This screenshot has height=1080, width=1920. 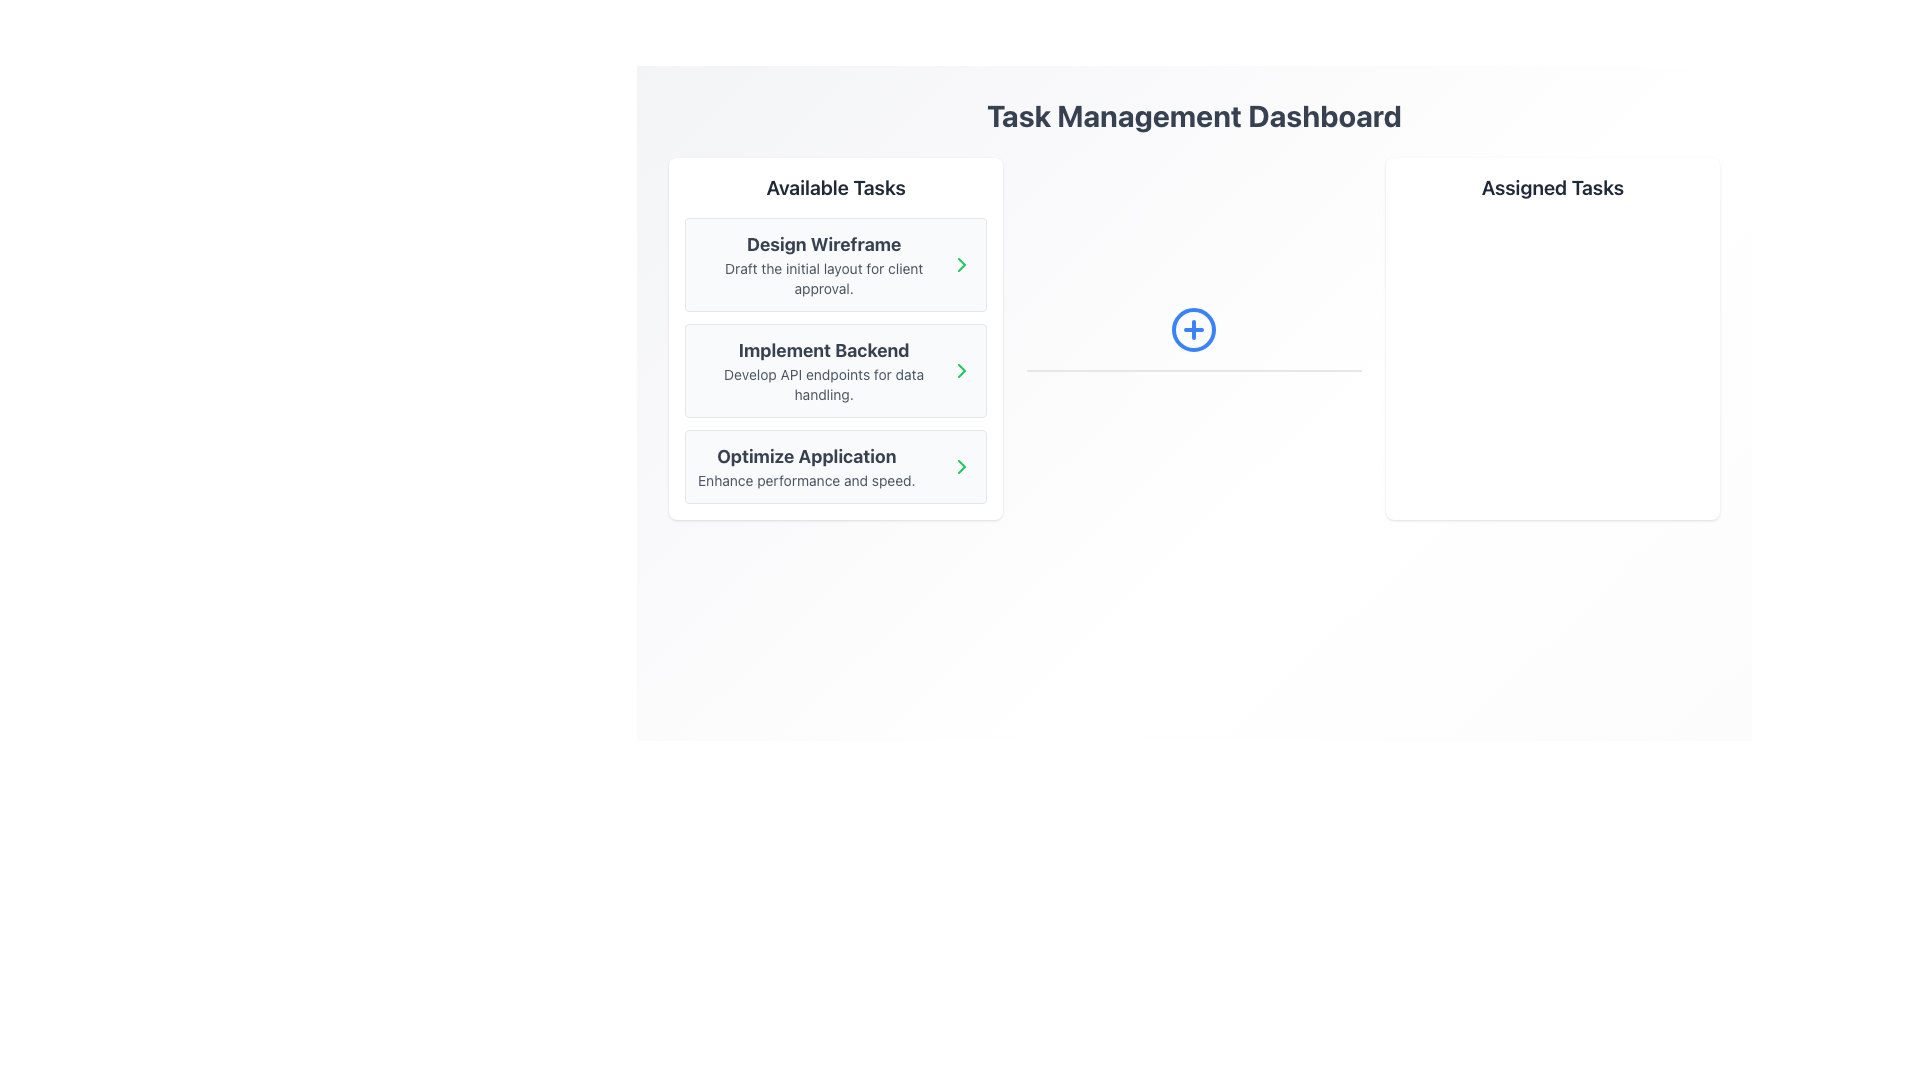 What do you see at coordinates (824, 278) in the screenshot?
I see `text snippet that says 'Draft the initial layout for client approval.' located in the 'Available Tasks' panel under the 'Design Wireframe' section` at bounding box center [824, 278].